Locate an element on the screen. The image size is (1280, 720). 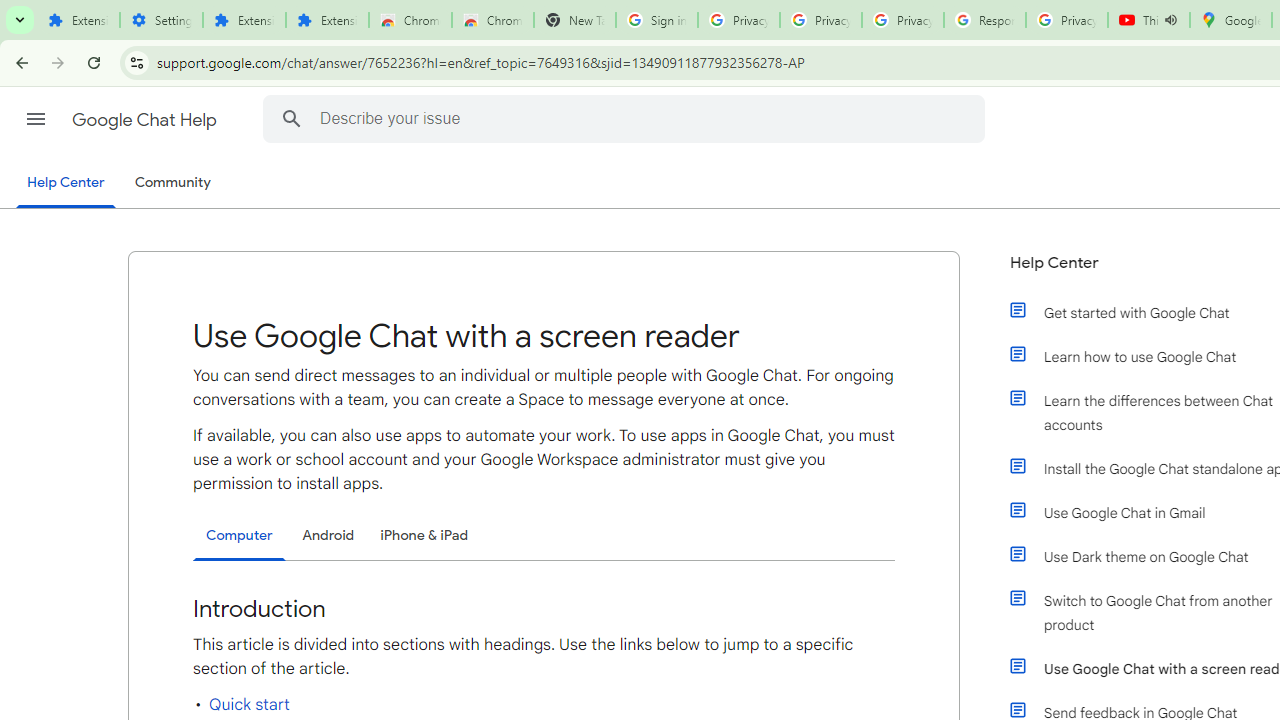
'Quick start' is located at coordinates (248, 703).